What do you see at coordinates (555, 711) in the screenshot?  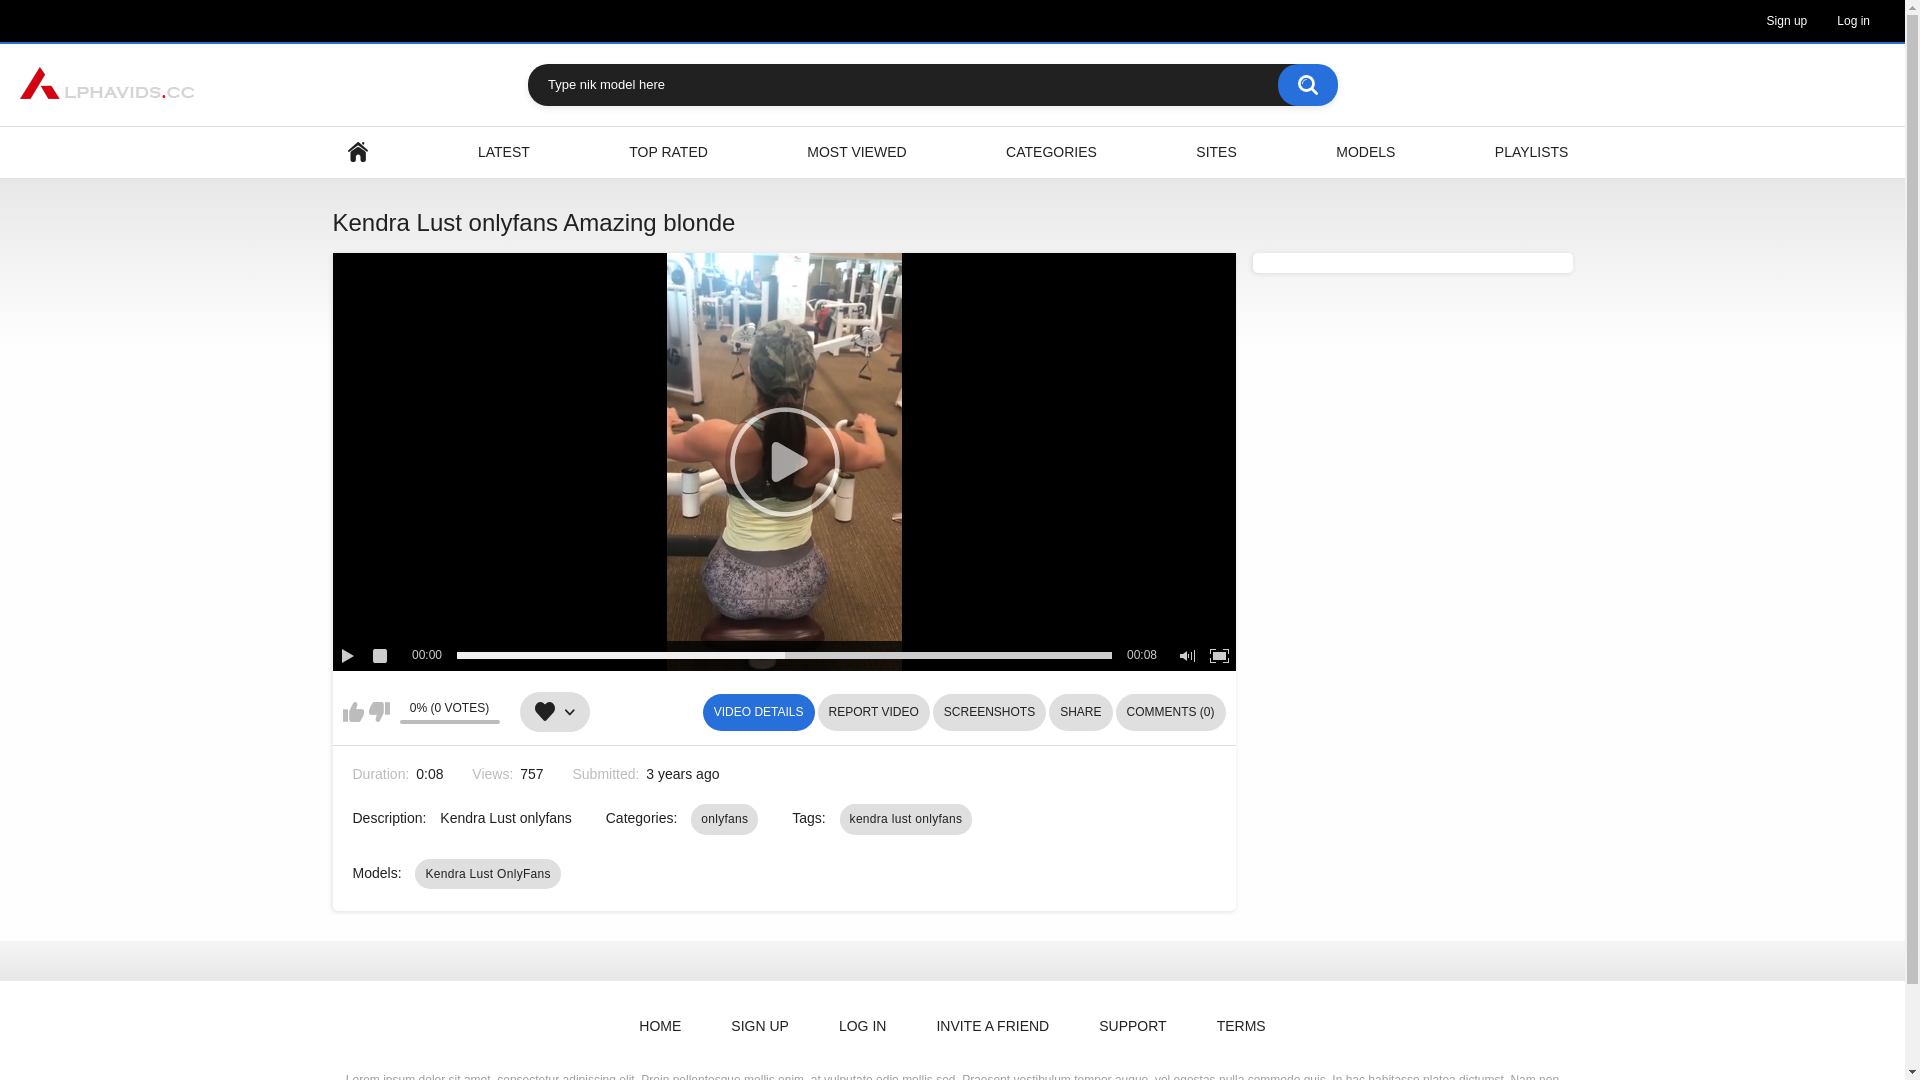 I see `'Add to Favourites'` at bounding box center [555, 711].